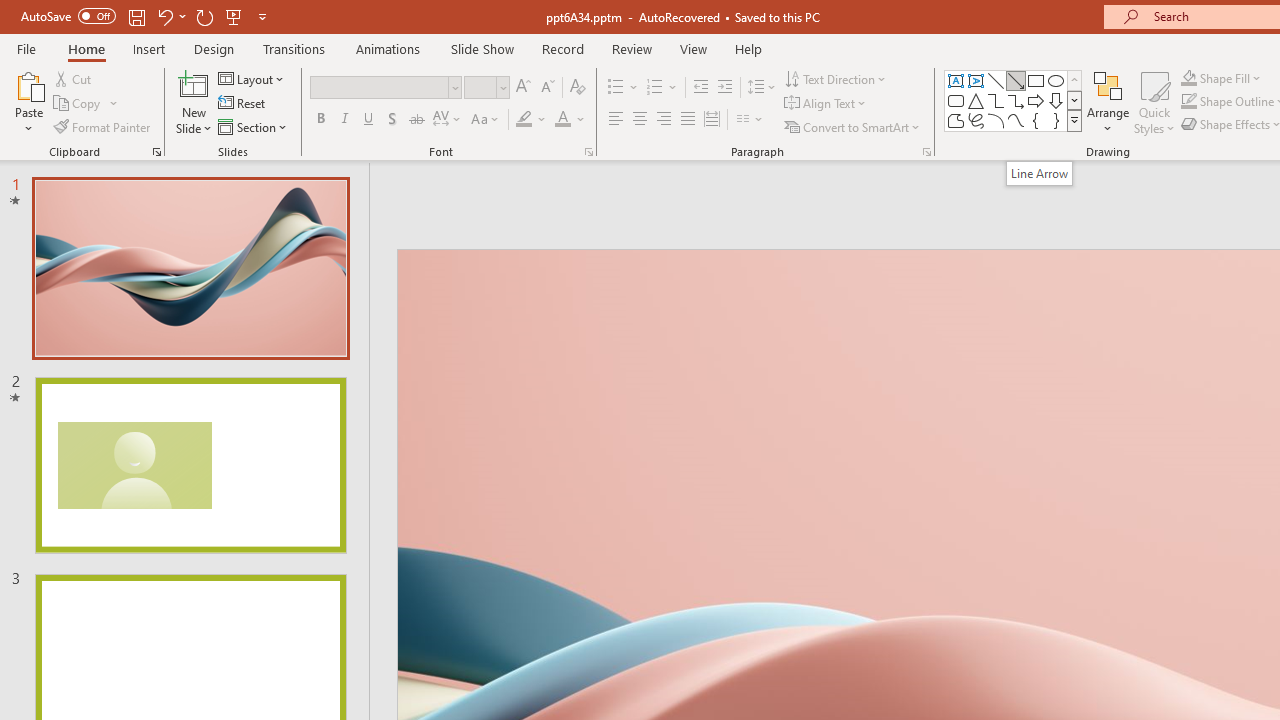 Image resolution: width=1280 pixels, height=720 pixels. Describe the element at coordinates (1189, 101) in the screenshot. I see `'Shape Outline'` at that location.